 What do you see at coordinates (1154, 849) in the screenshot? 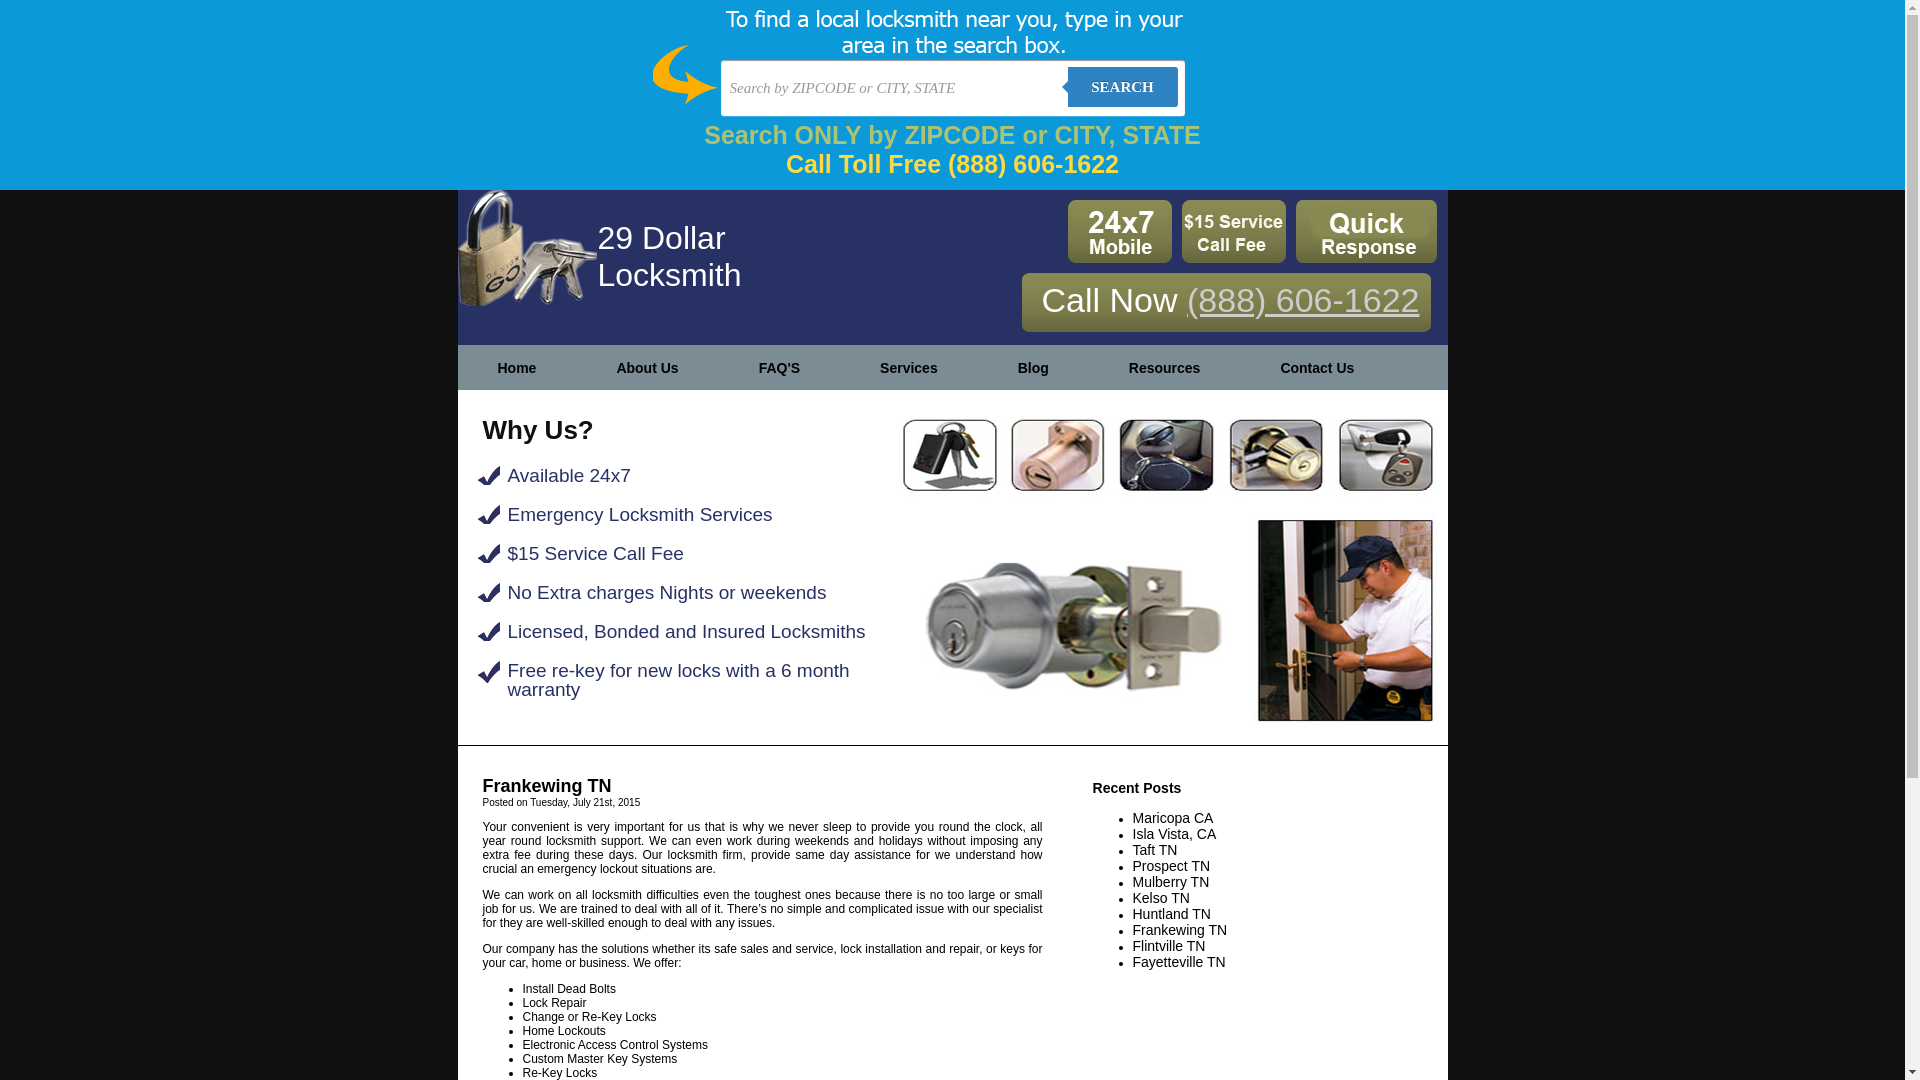
I see `'Taft TN'` at bounding box center [1154, 849].